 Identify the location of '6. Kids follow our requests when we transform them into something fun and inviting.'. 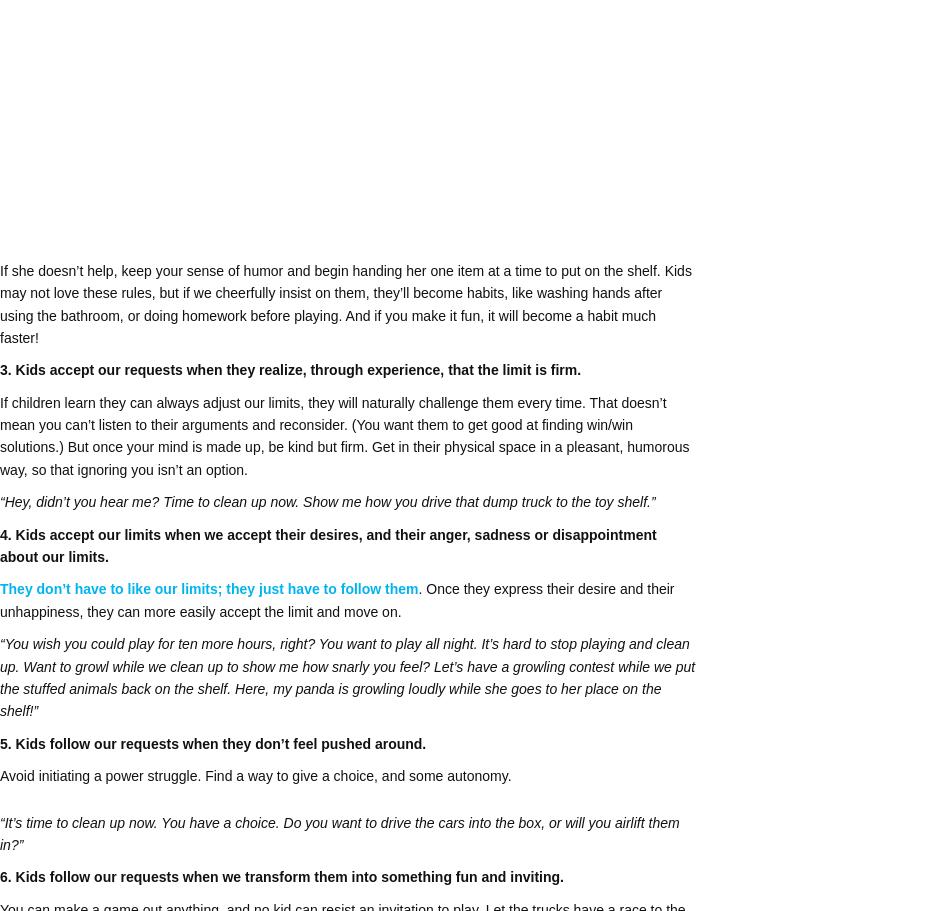
(280, 876).